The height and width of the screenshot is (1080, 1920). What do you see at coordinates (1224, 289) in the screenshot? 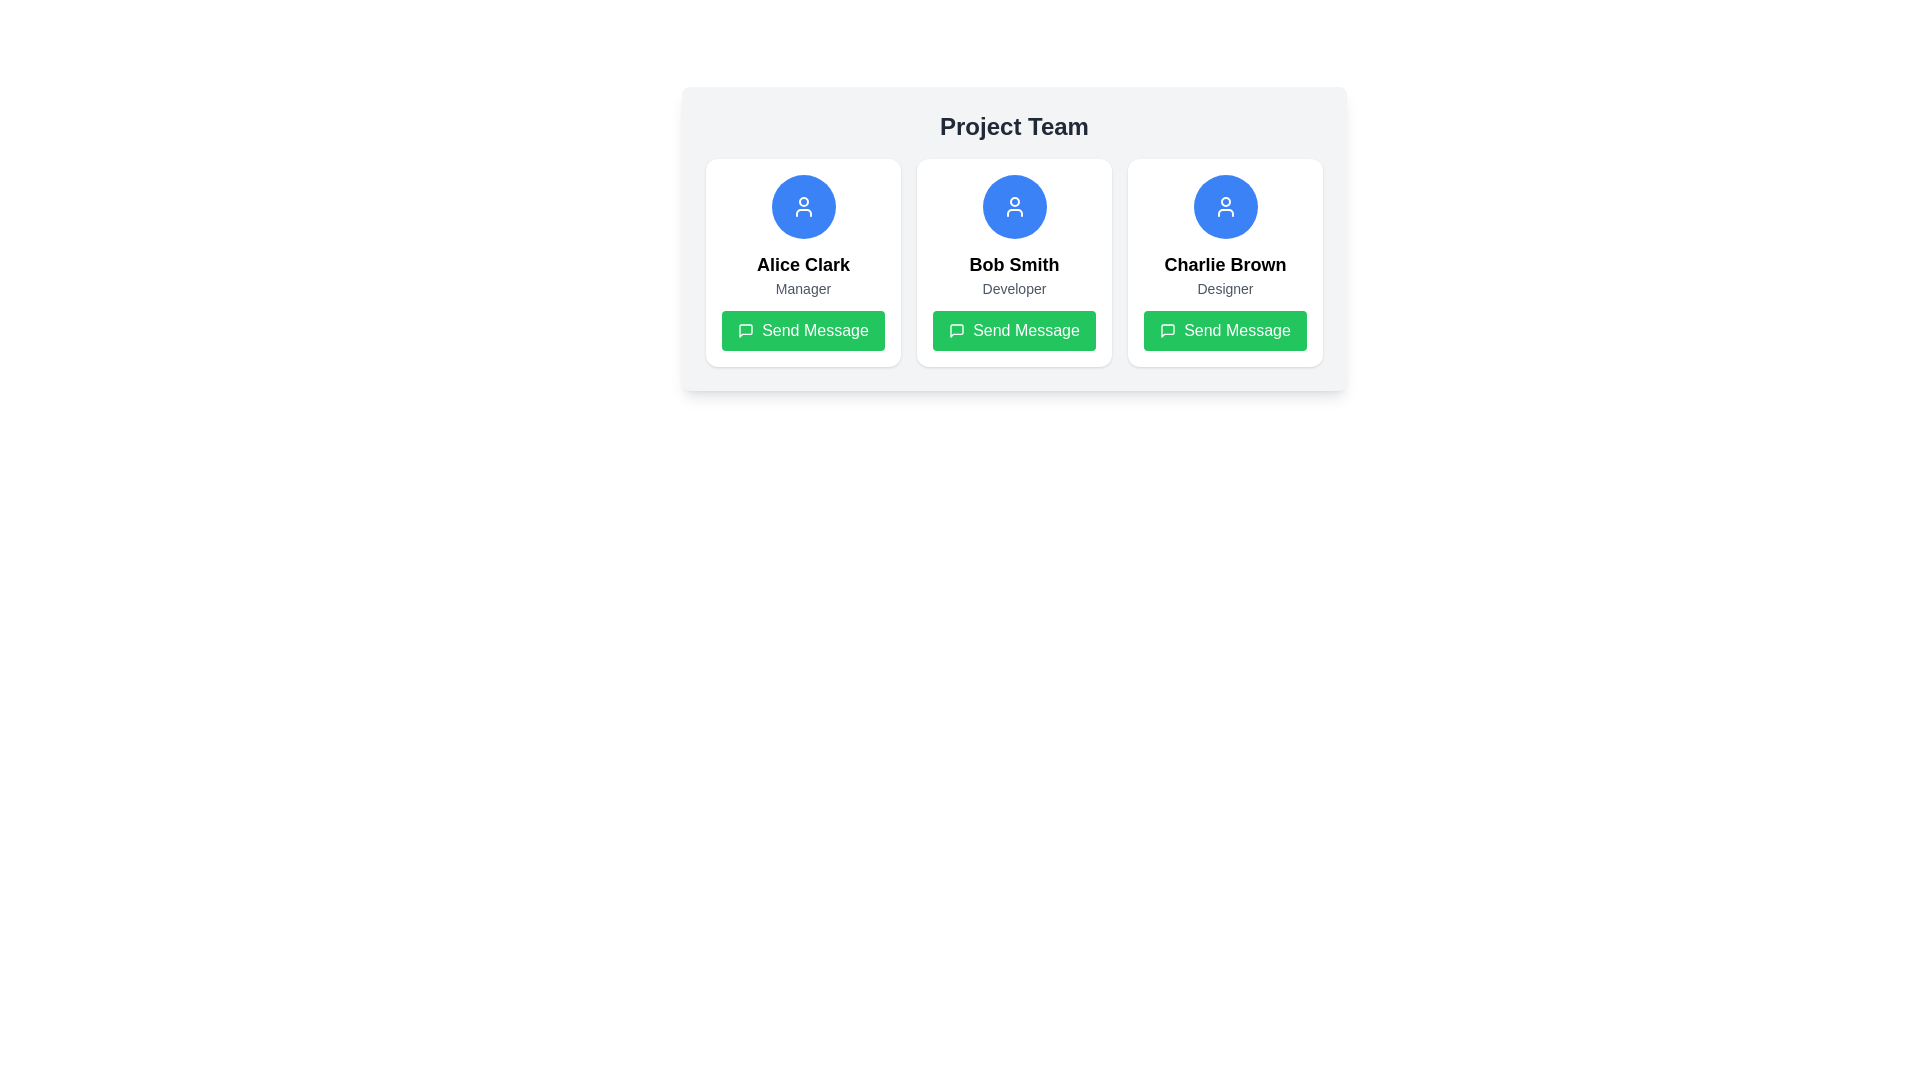
I see `the text label indicating the role or position of the individual in the third card, located under 'Charlie Brown' and above the 'Send Message' button` at bounding box center [1224, 289].